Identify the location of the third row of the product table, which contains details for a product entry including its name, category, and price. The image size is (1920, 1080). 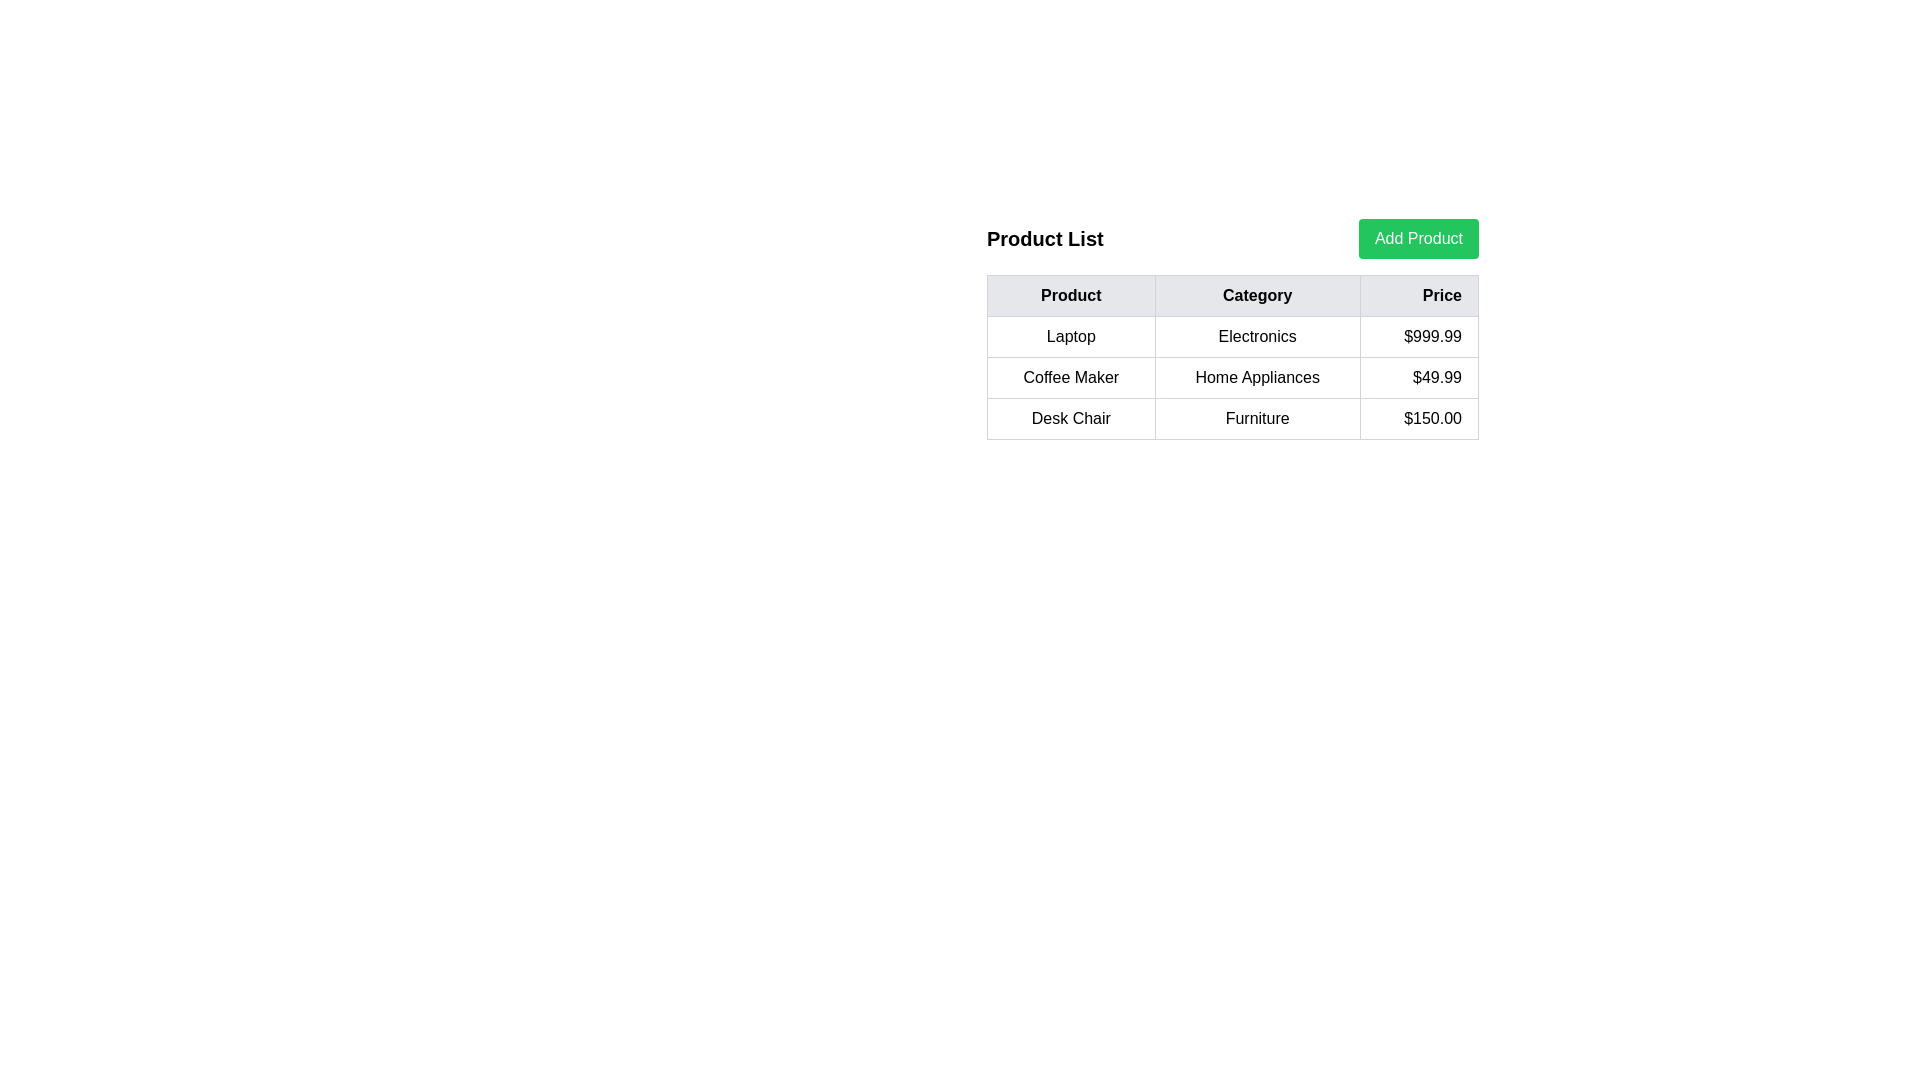
(1232, 418).